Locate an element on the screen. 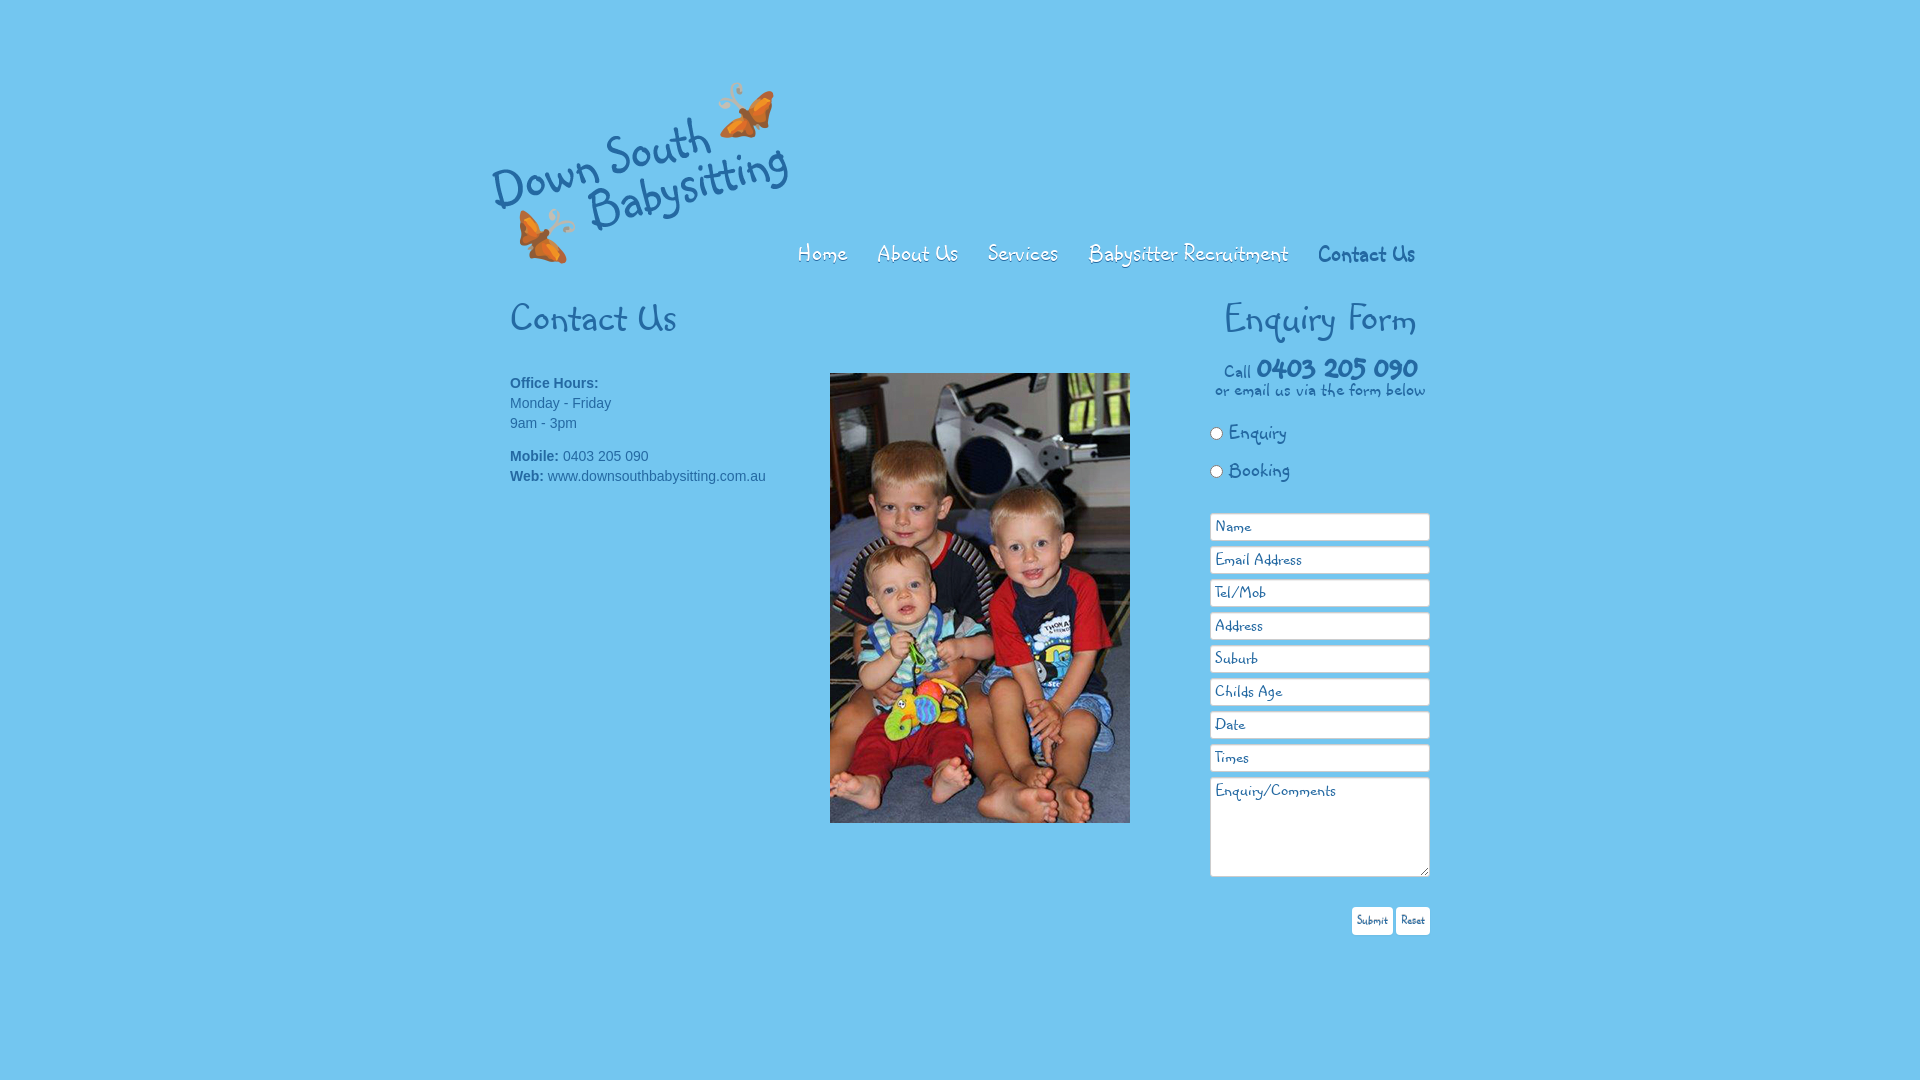 This screenshot has height=1080, width=1920. 'Submit' is located at coordinates (1371, 920).